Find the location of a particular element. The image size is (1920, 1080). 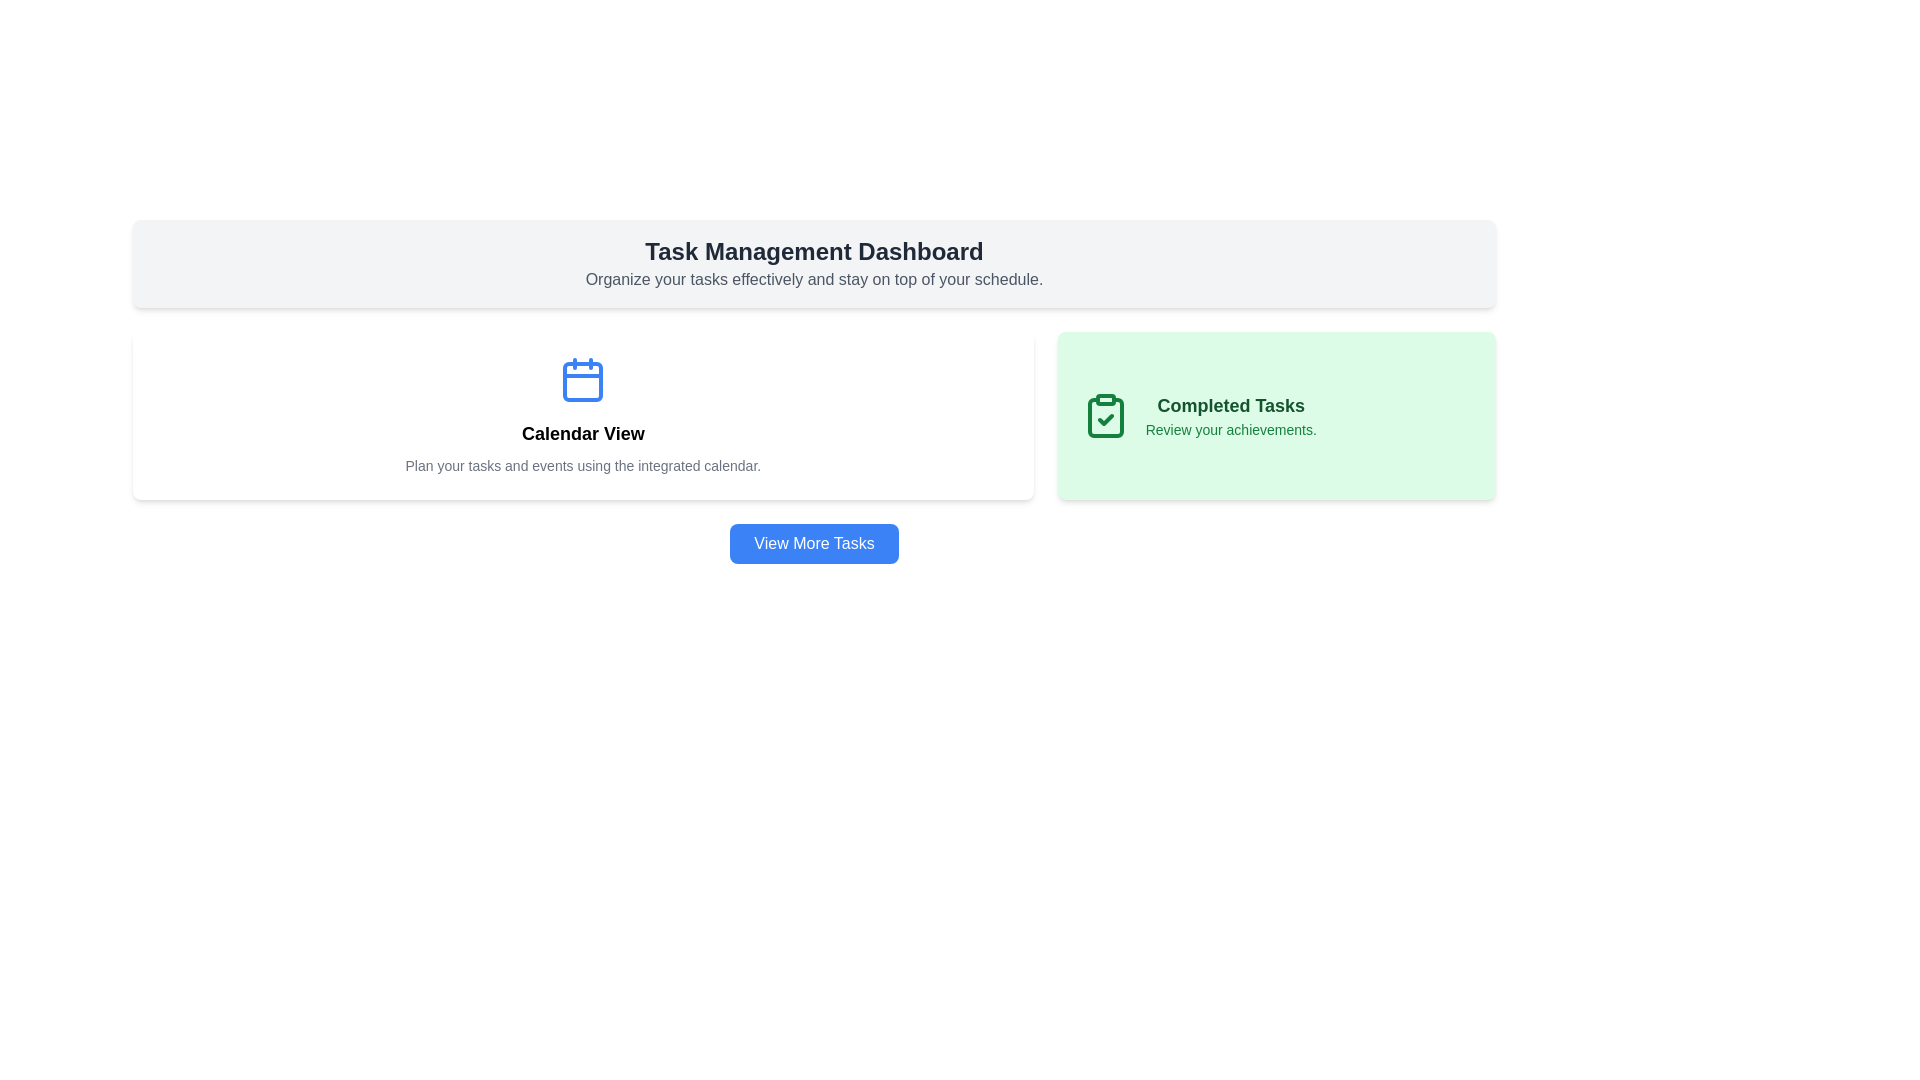

the decorative graphic element that contributes to the visual representation of a clipboard icon, positioned at the top-middle area above the checkmark and clipboard's main body is located at coordinates (1104, 400).